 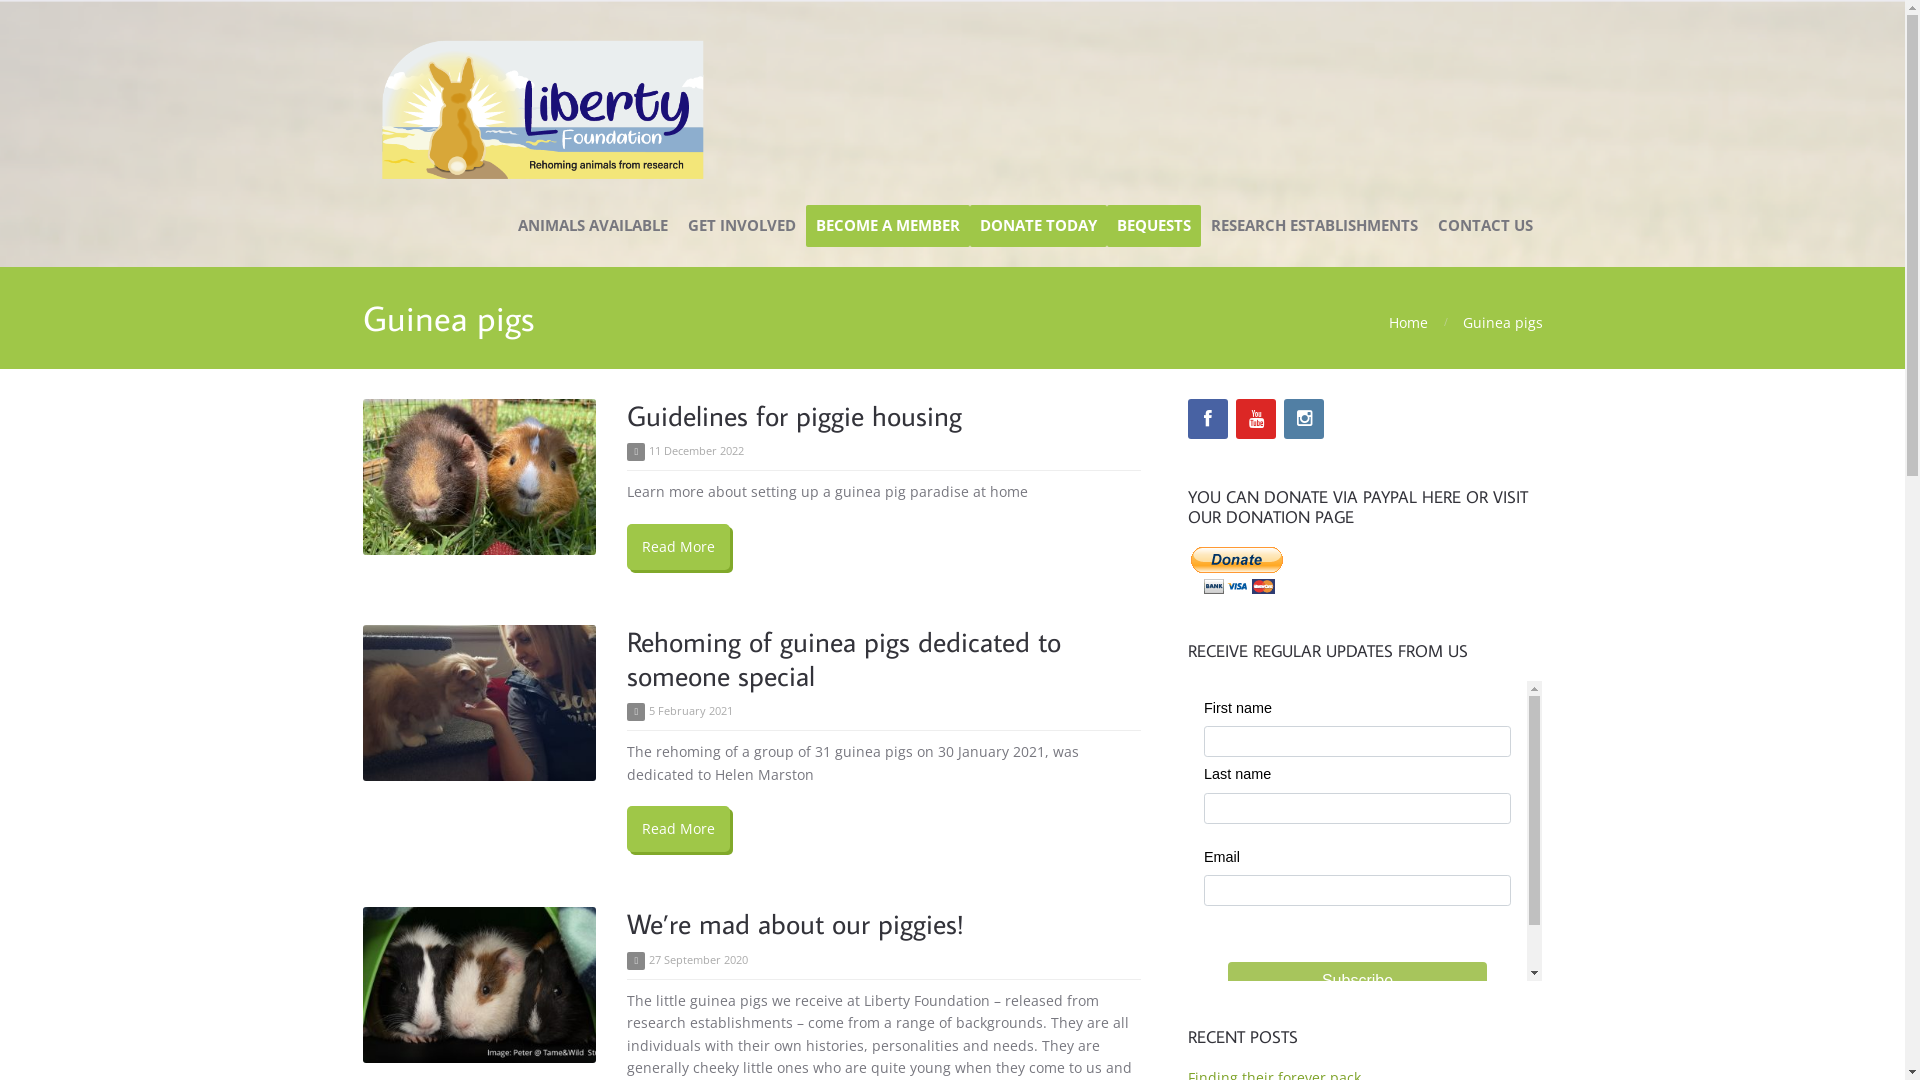 What do you see at coordinates (478, 701) in the screenshot?
I see `'Go to Rehoming of guinea pigs dedicated to someone special'` at bounding box center [478, 701].